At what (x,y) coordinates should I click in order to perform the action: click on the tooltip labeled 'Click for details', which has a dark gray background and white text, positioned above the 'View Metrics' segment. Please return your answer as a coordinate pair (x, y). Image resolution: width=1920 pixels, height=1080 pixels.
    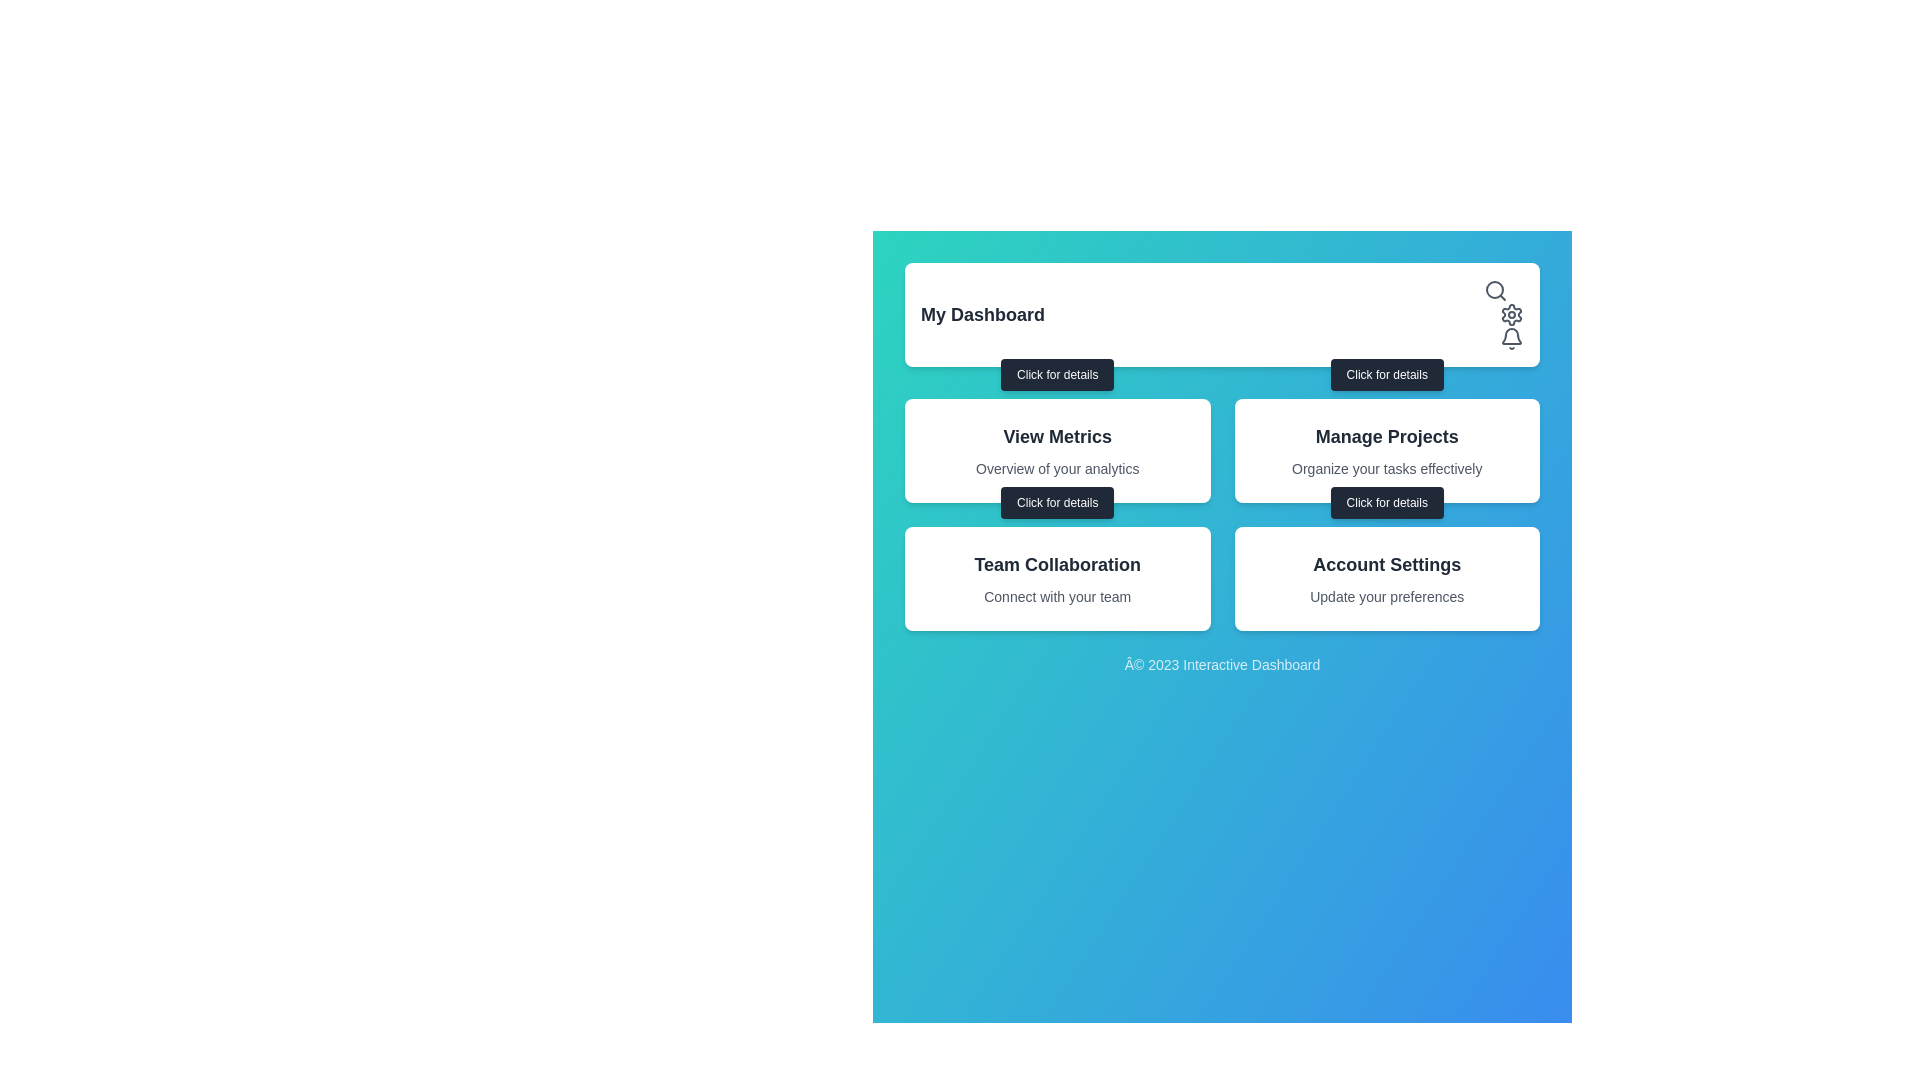
    Looking at the image, I should click on (1056, 374).